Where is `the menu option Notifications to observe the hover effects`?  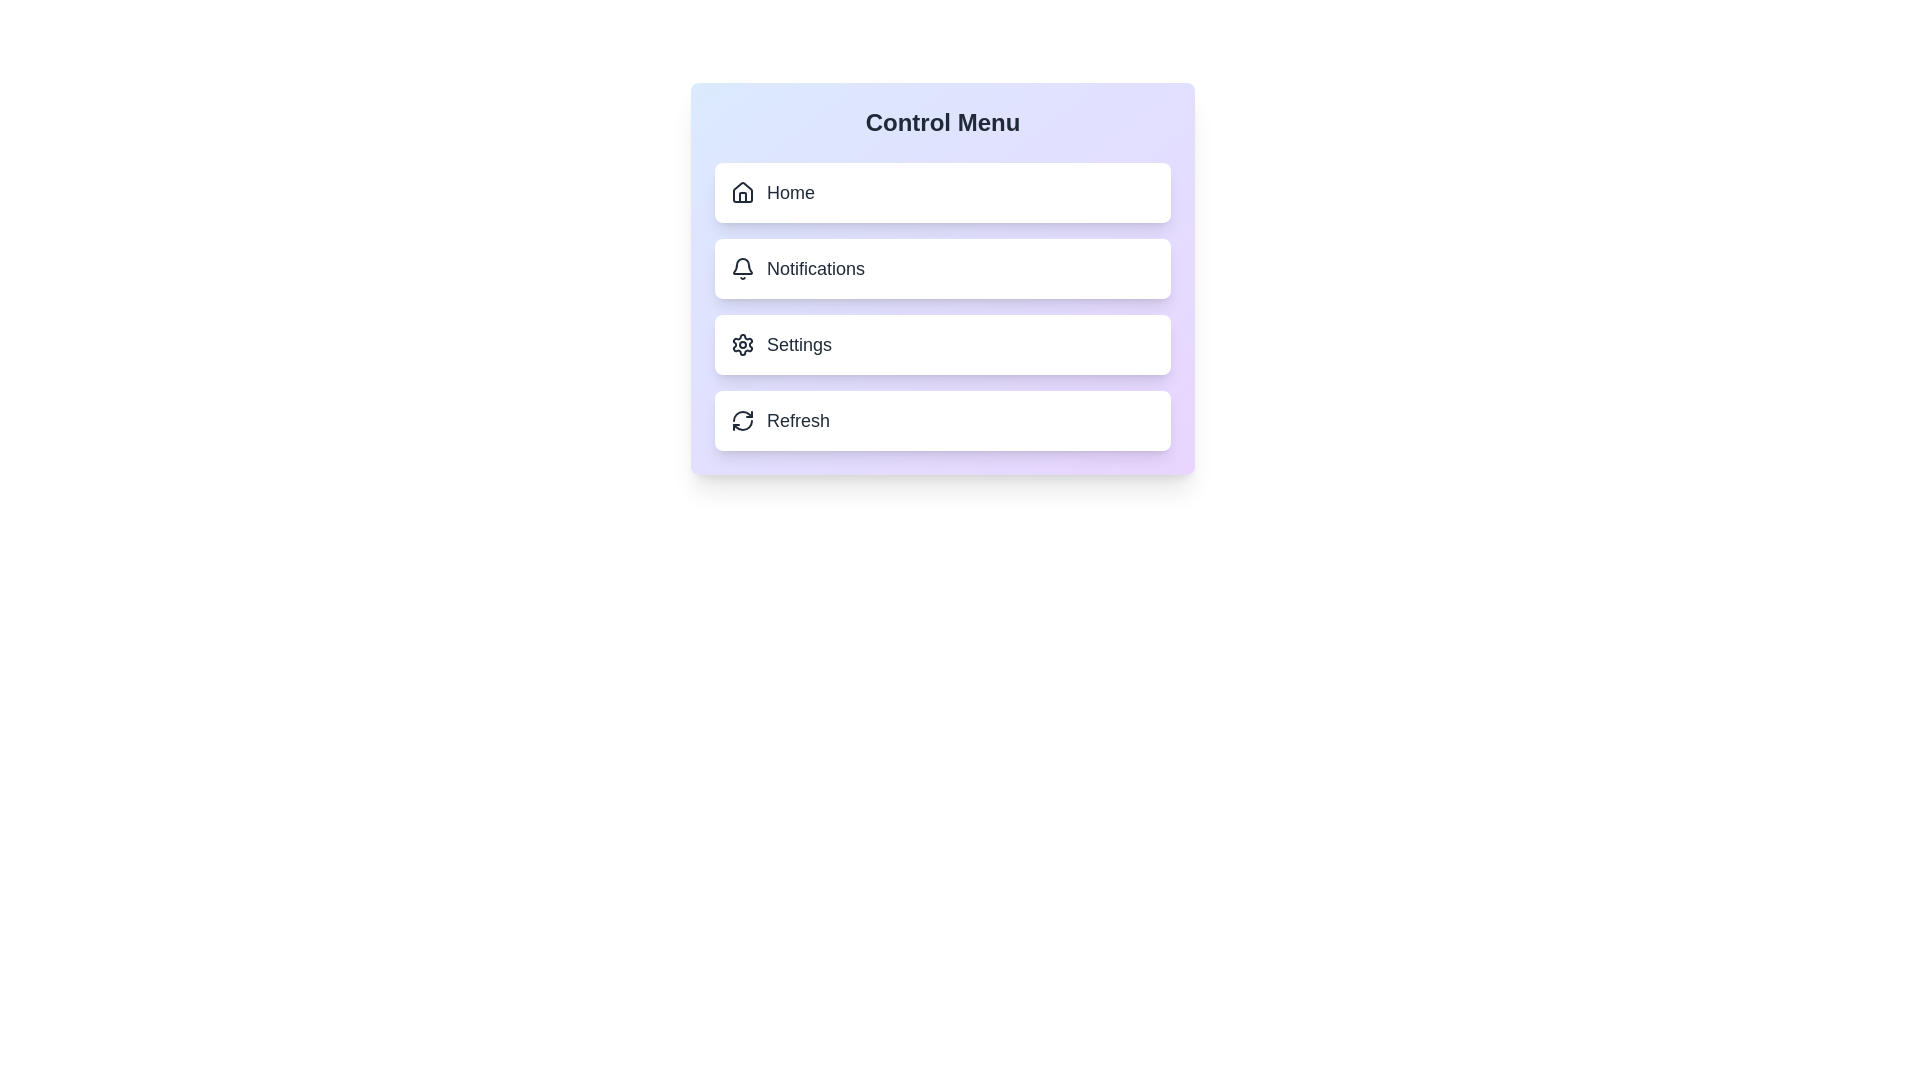
the menu option Notifications to observe the hover effects is located at coordinates (941, 268).